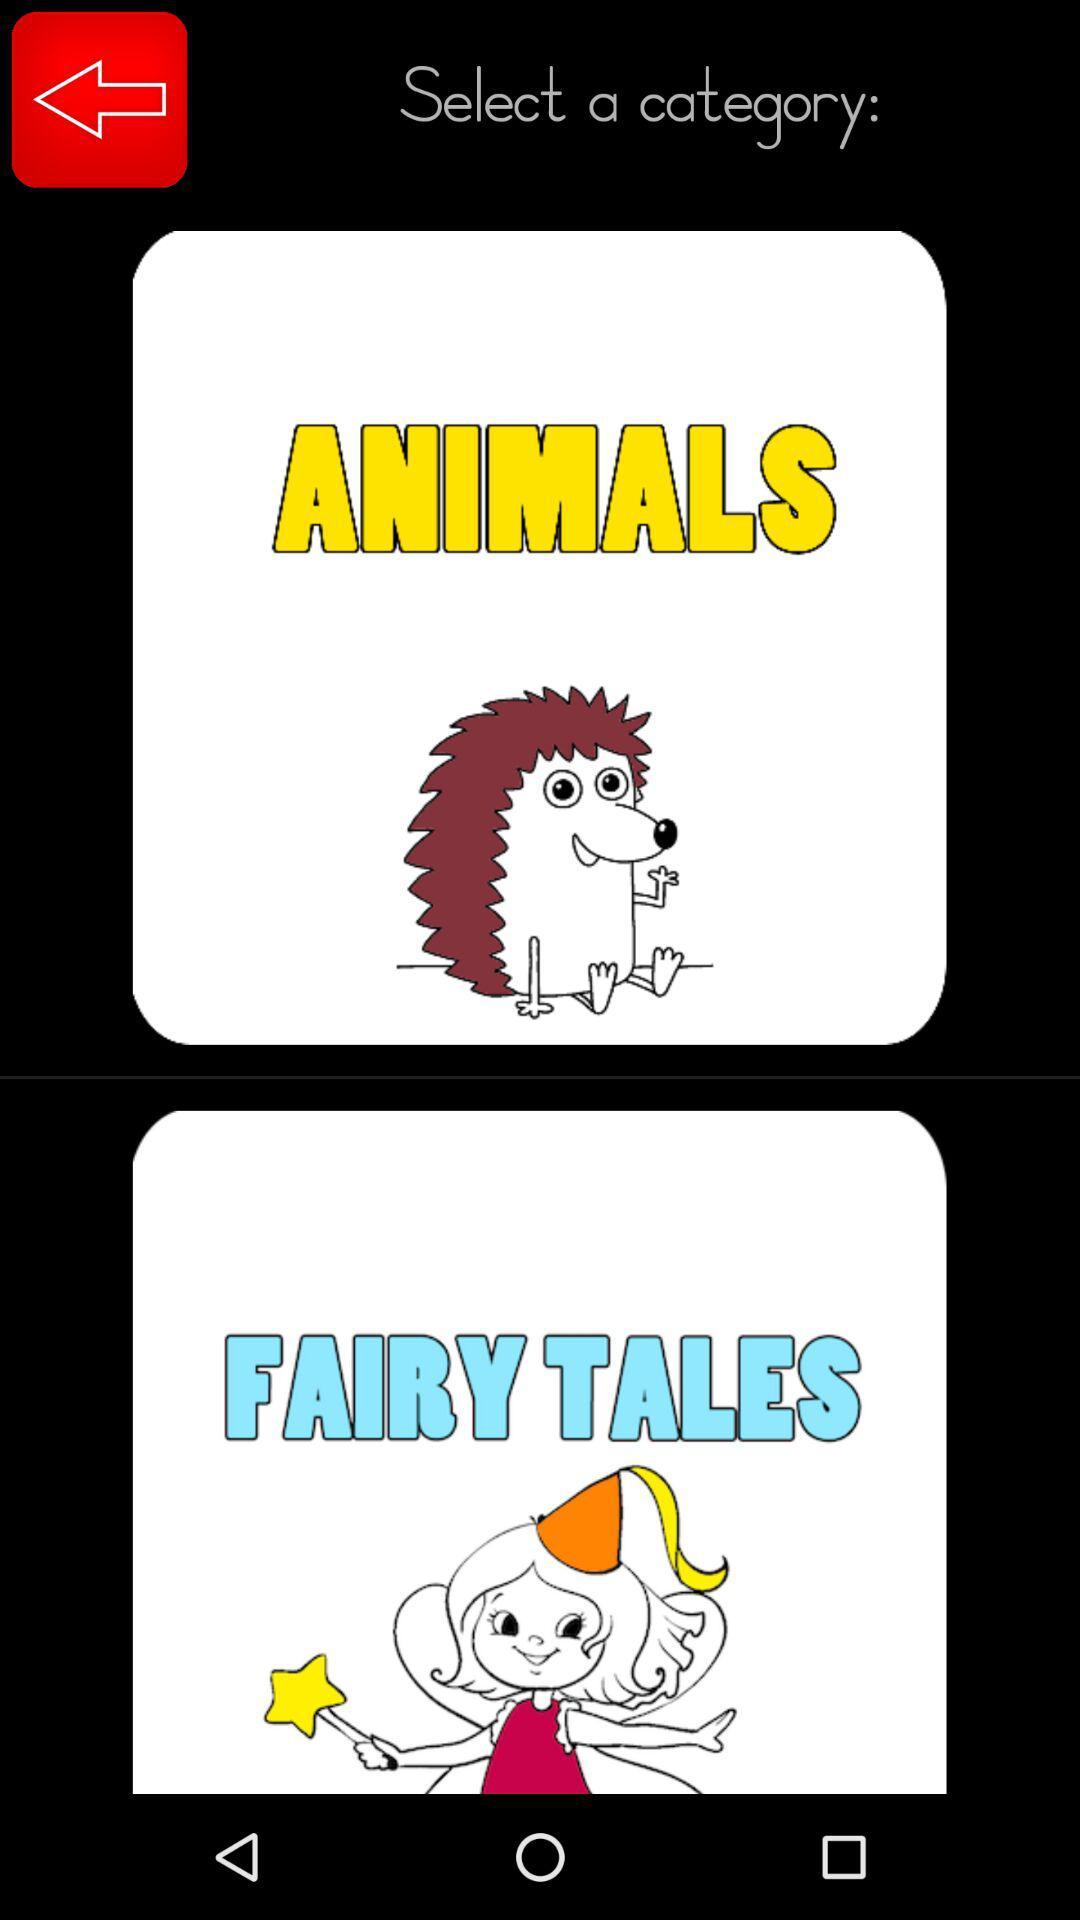  What do you see at coordinates (99, 98) in the screenshot?
I see `icon at the top left corner` at bounding box center [99, 98].